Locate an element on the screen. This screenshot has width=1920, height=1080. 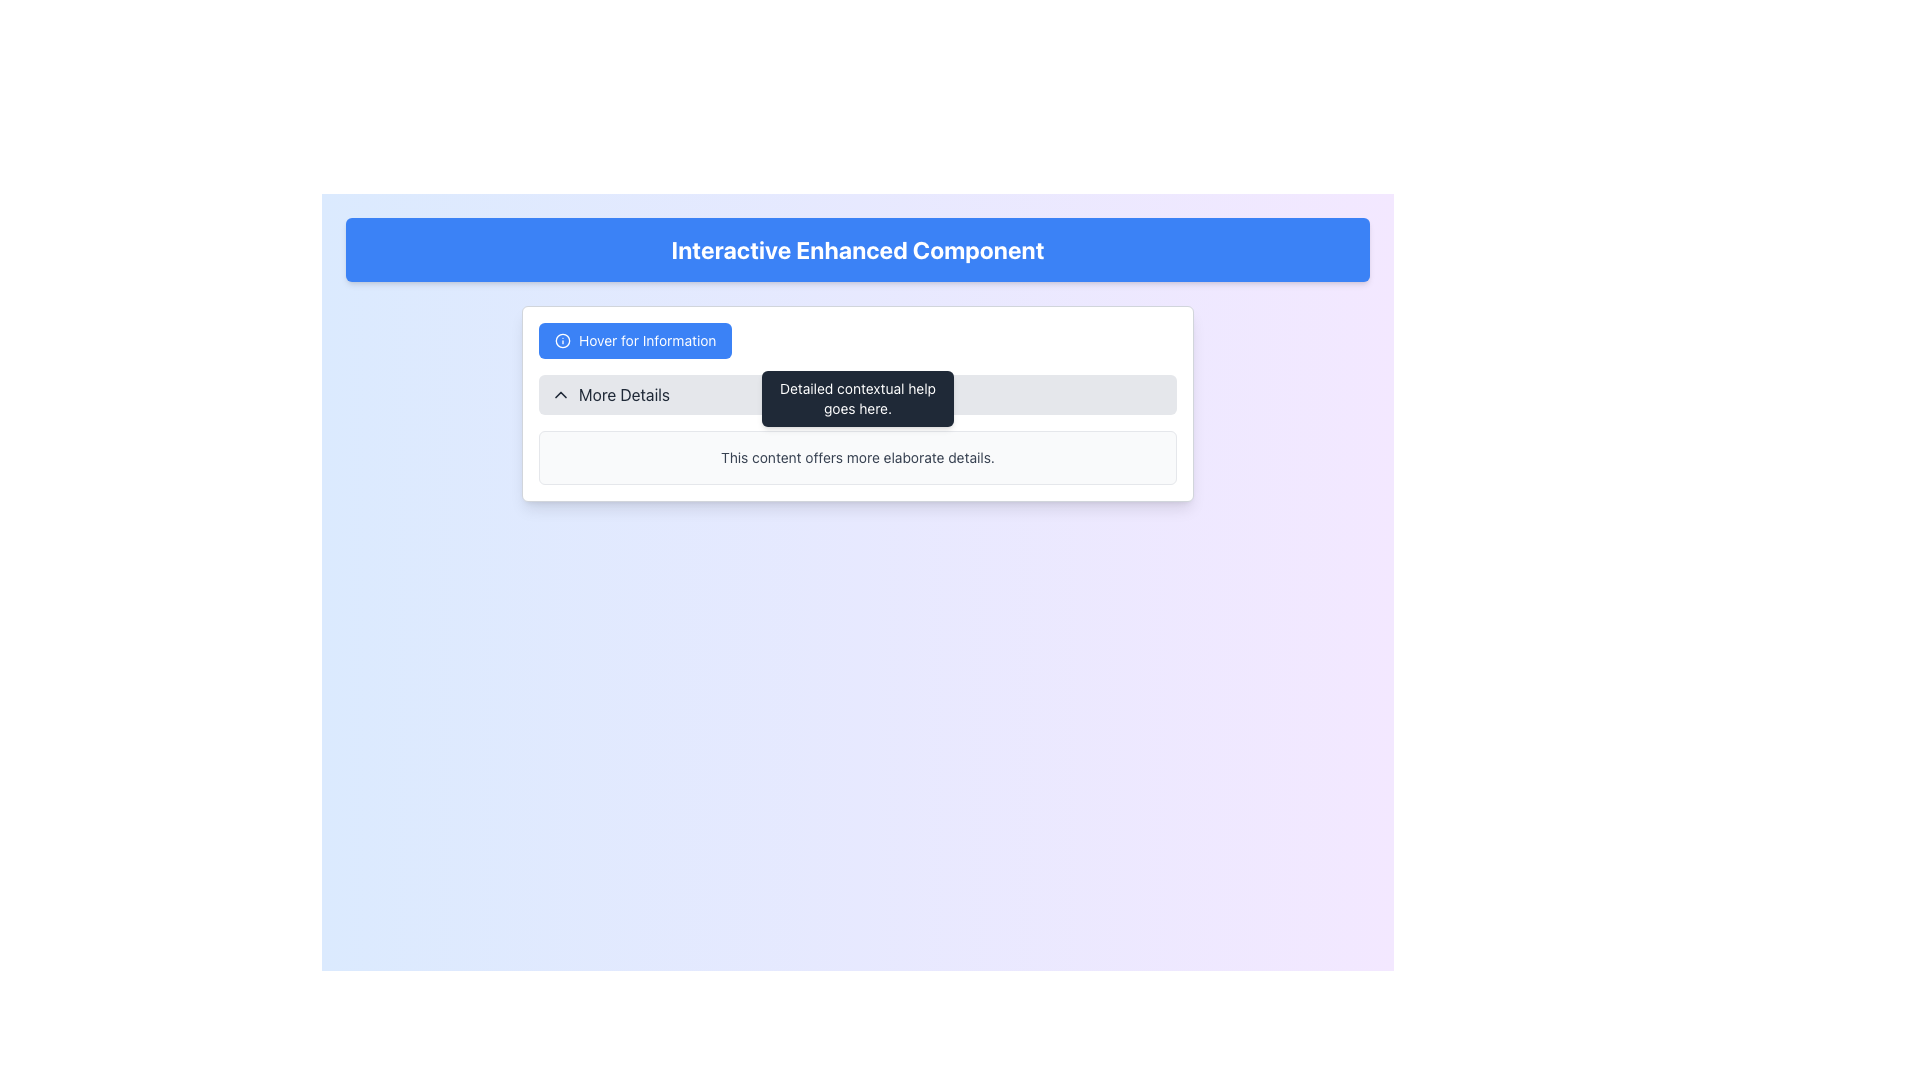
text label displaying 'More Details' which is located within a gray background bar, adjacent to a chevron-down arrow icon is located at coordinates (623, 394).